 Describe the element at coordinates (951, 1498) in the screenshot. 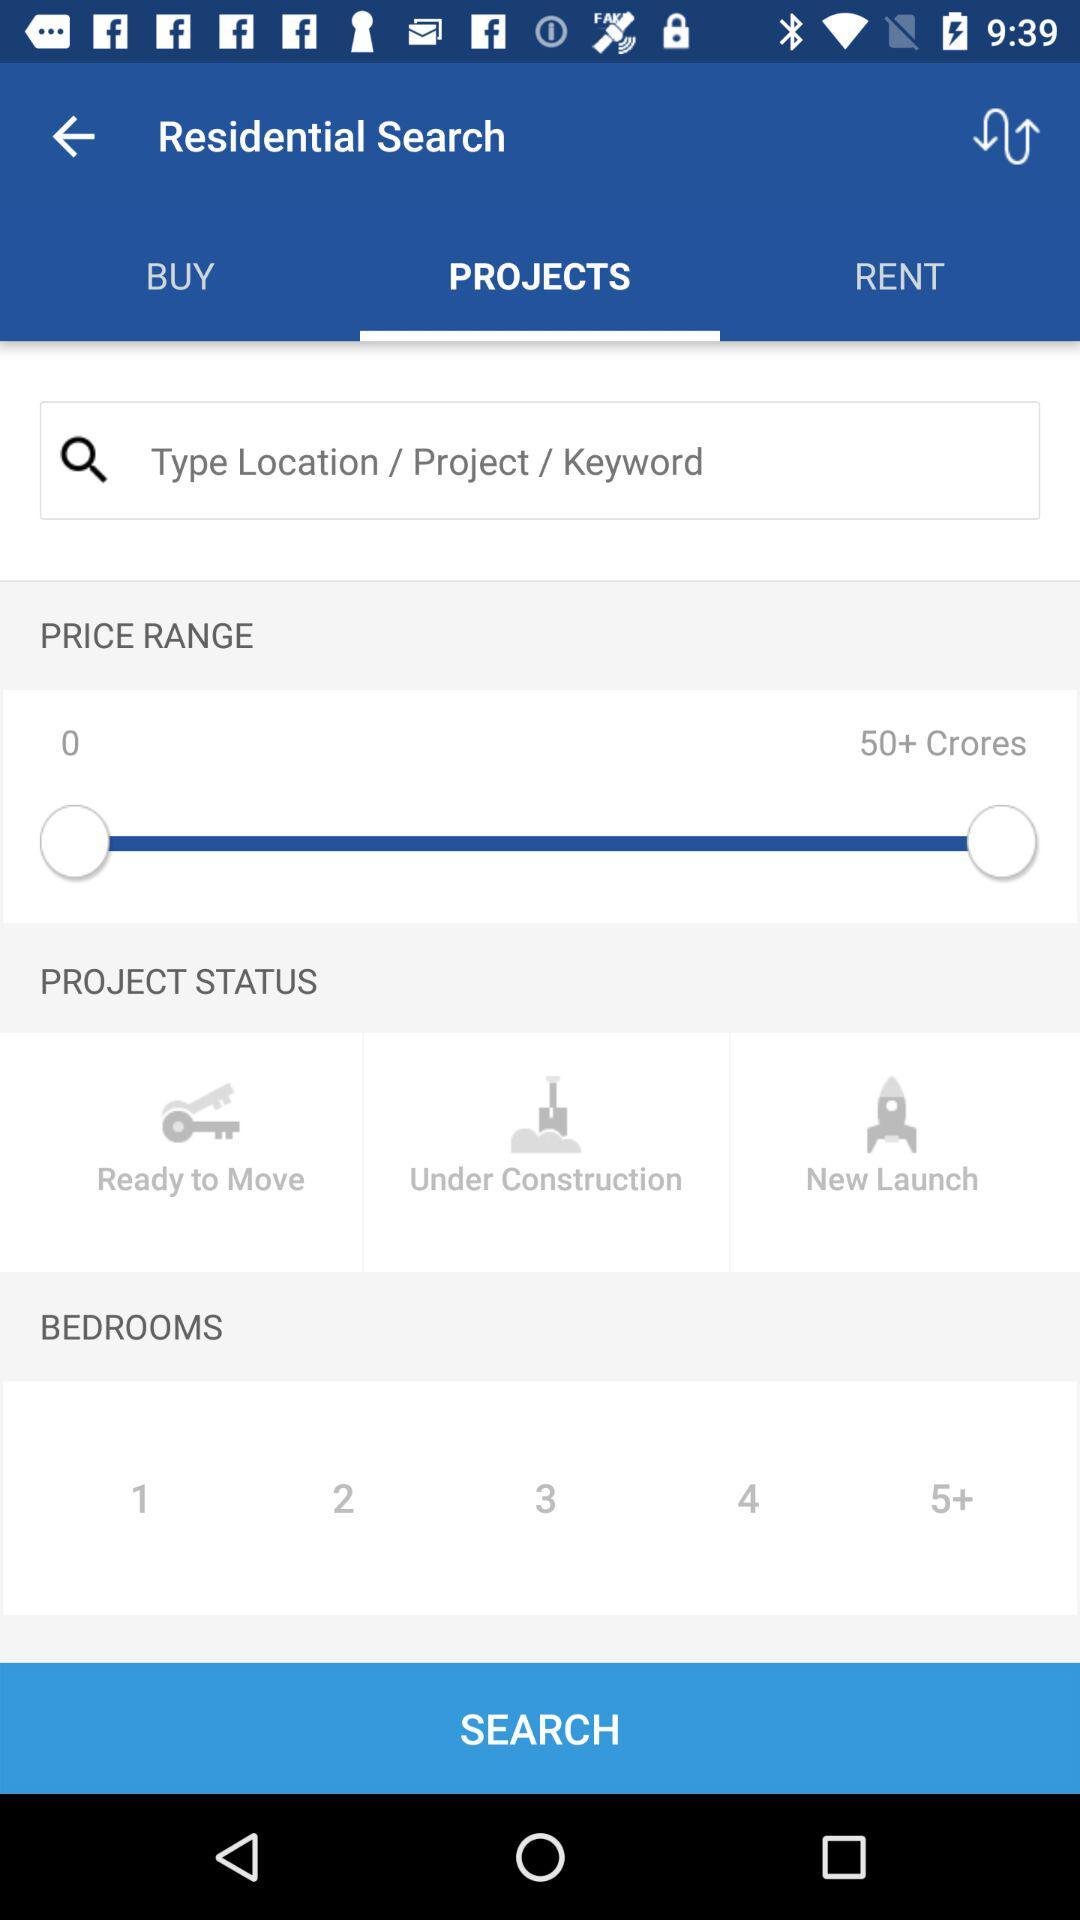

I see `the item below bedrooms` at that location.